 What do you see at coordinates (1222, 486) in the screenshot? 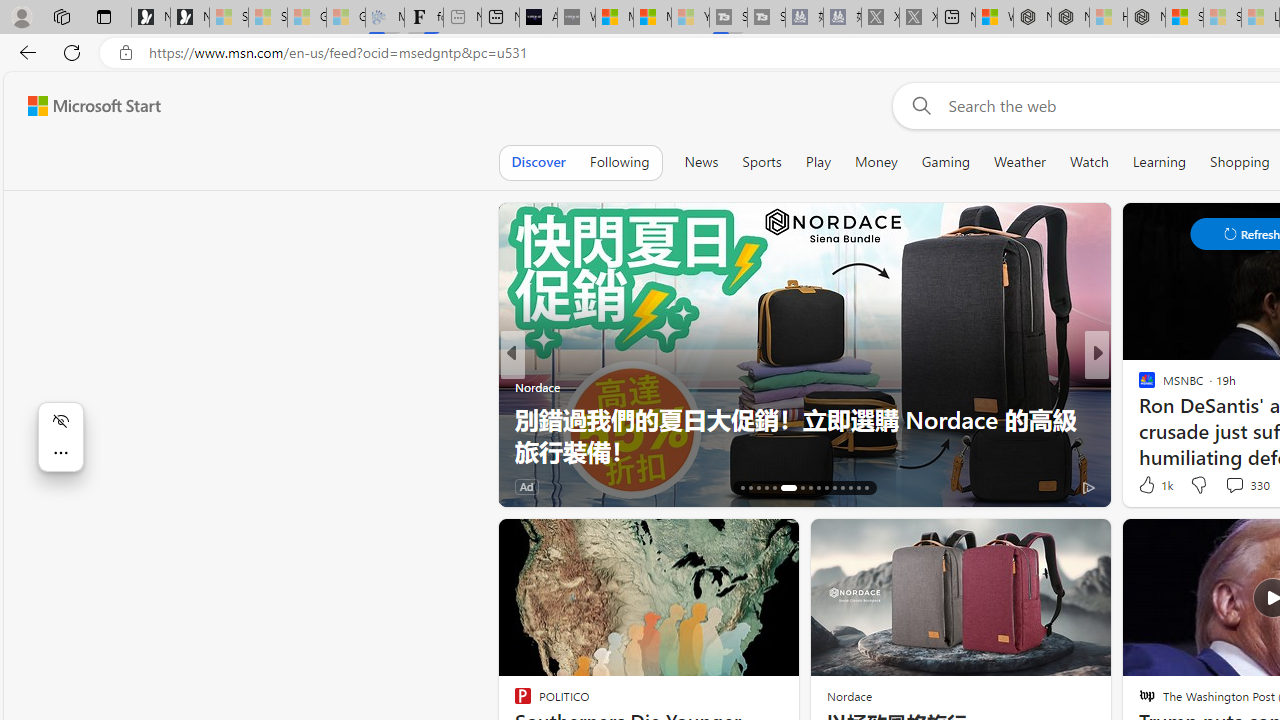
I see `'Comments turned off for this story'` at bounding box center [1222, 486].